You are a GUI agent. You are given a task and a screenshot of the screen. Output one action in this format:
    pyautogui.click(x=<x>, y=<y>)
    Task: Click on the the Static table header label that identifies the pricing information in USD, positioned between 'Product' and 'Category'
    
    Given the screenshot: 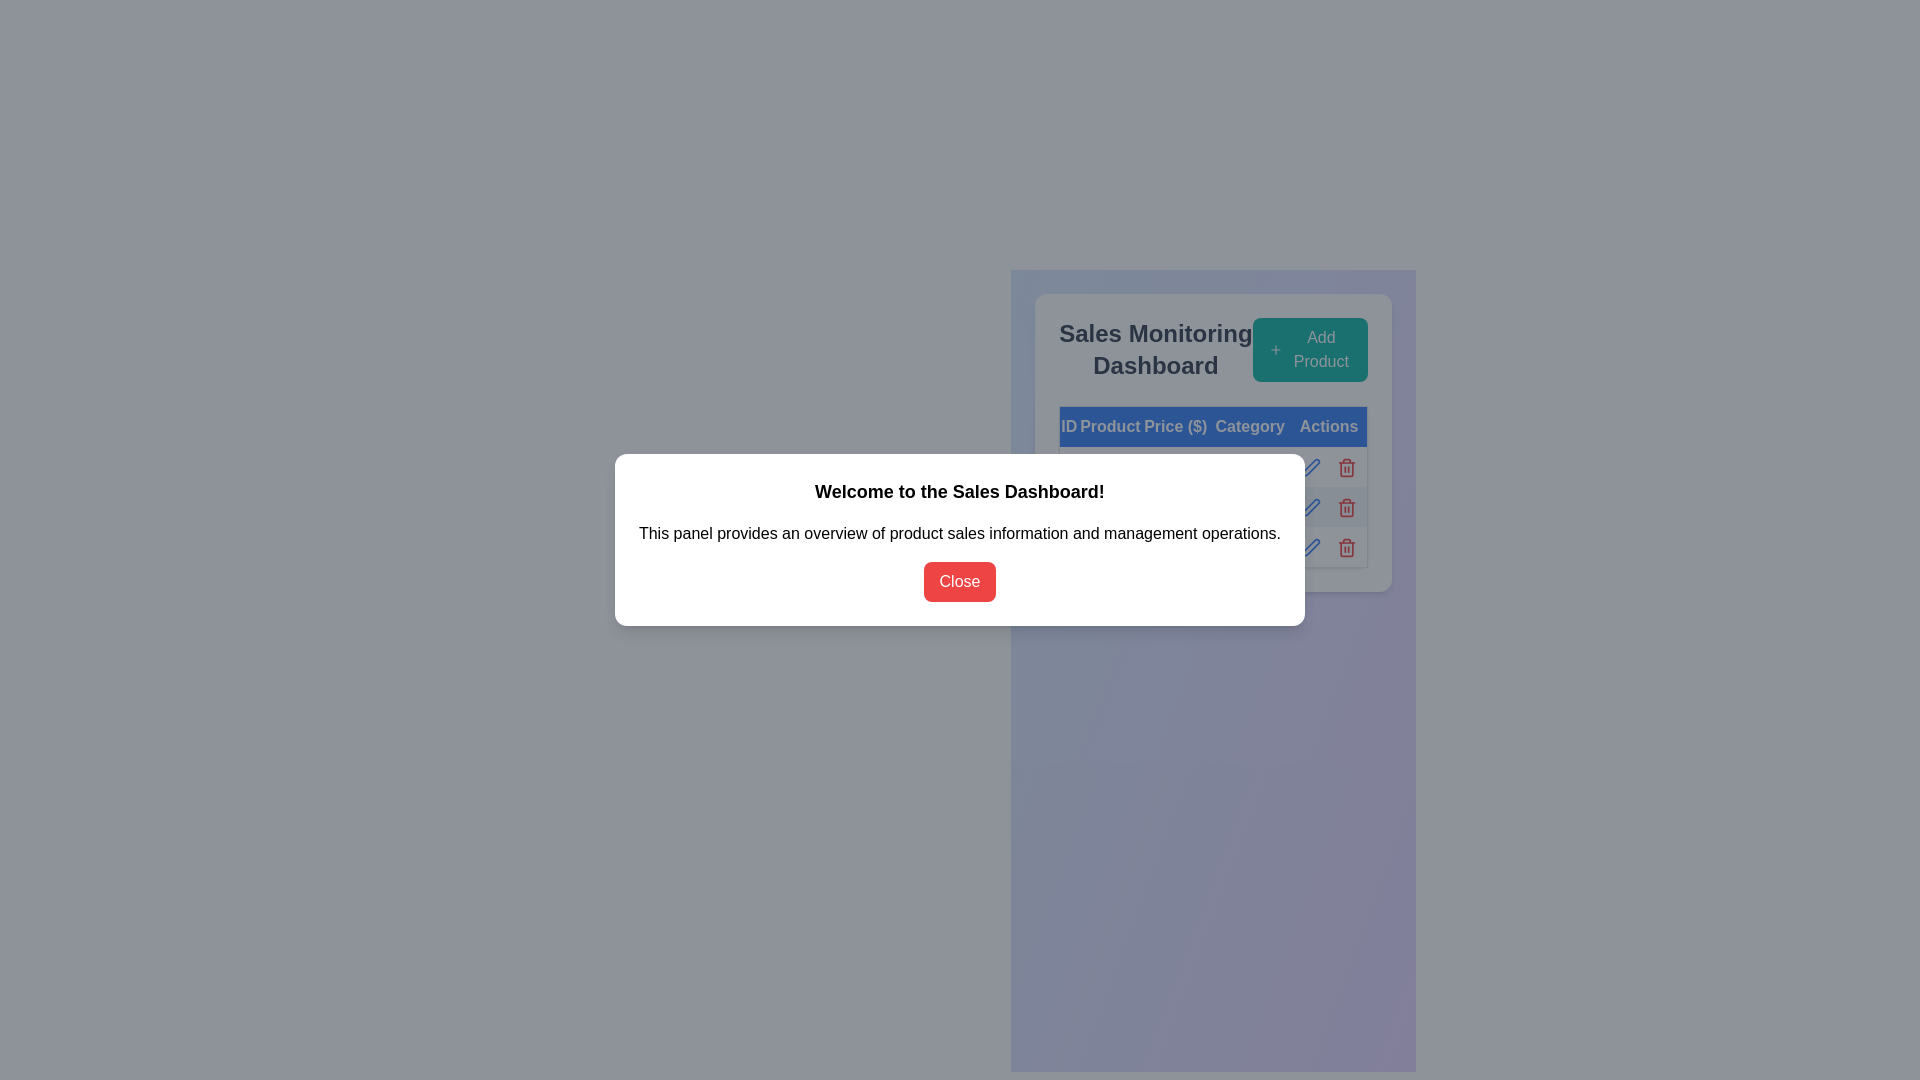 What is the action you would take?
    pyautogui.click(x=1175, y=425)
    